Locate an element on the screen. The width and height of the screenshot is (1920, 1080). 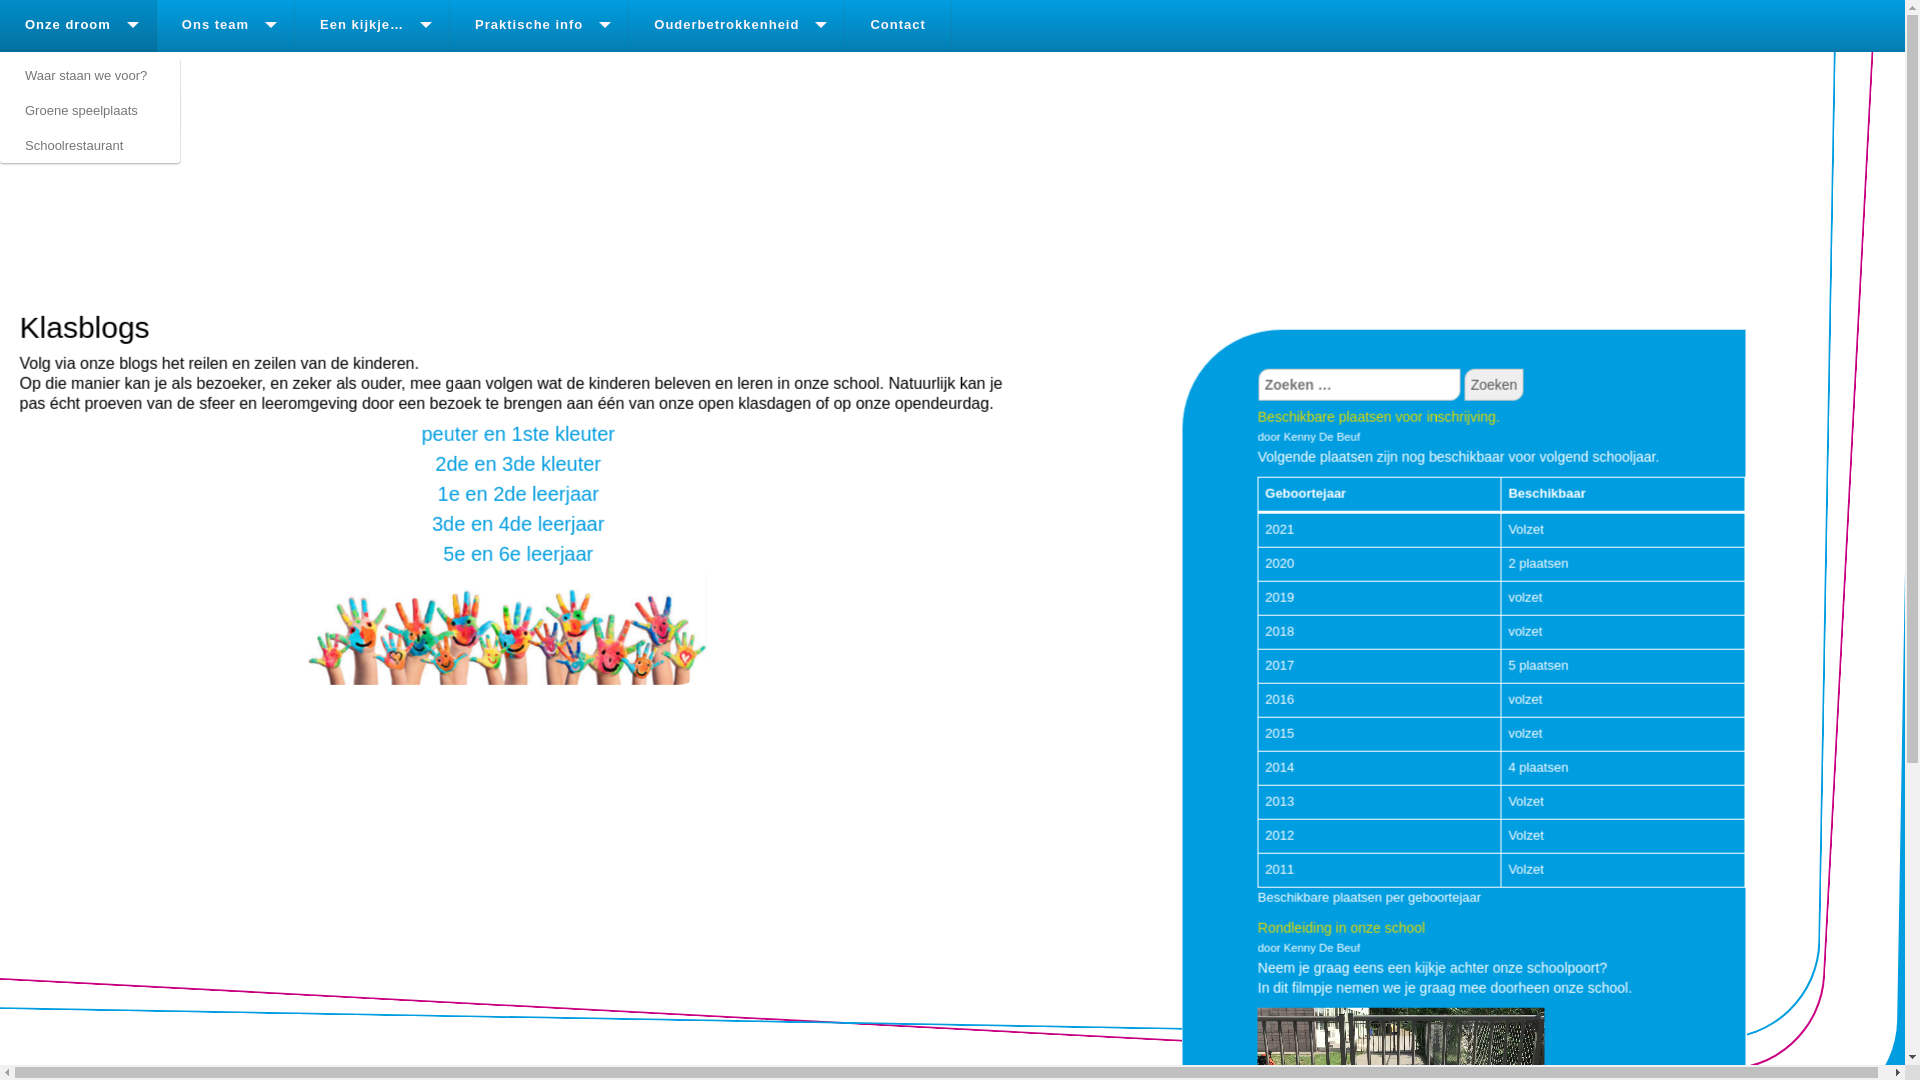
'1e en 2de leerjaar' is located at coordinates (517, 493).